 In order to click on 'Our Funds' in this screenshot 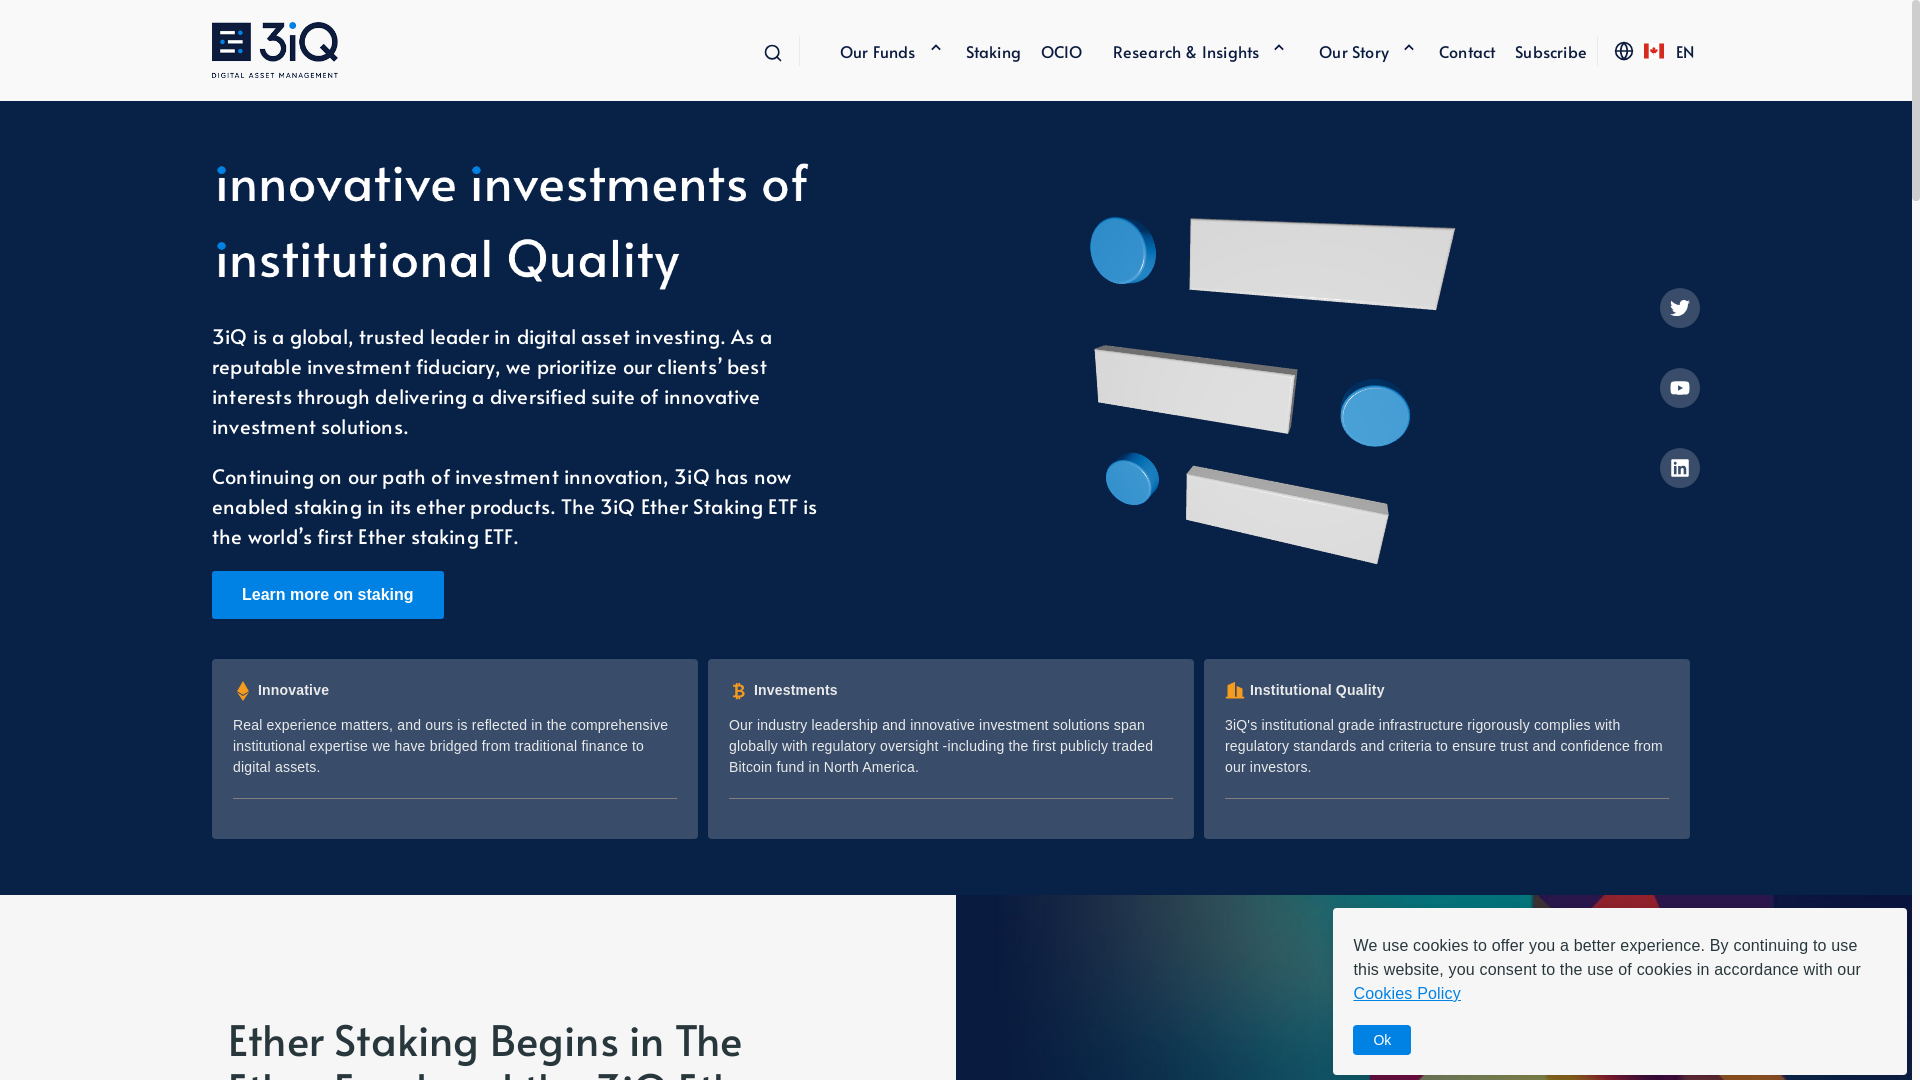, I will do `click(878, 49)`.